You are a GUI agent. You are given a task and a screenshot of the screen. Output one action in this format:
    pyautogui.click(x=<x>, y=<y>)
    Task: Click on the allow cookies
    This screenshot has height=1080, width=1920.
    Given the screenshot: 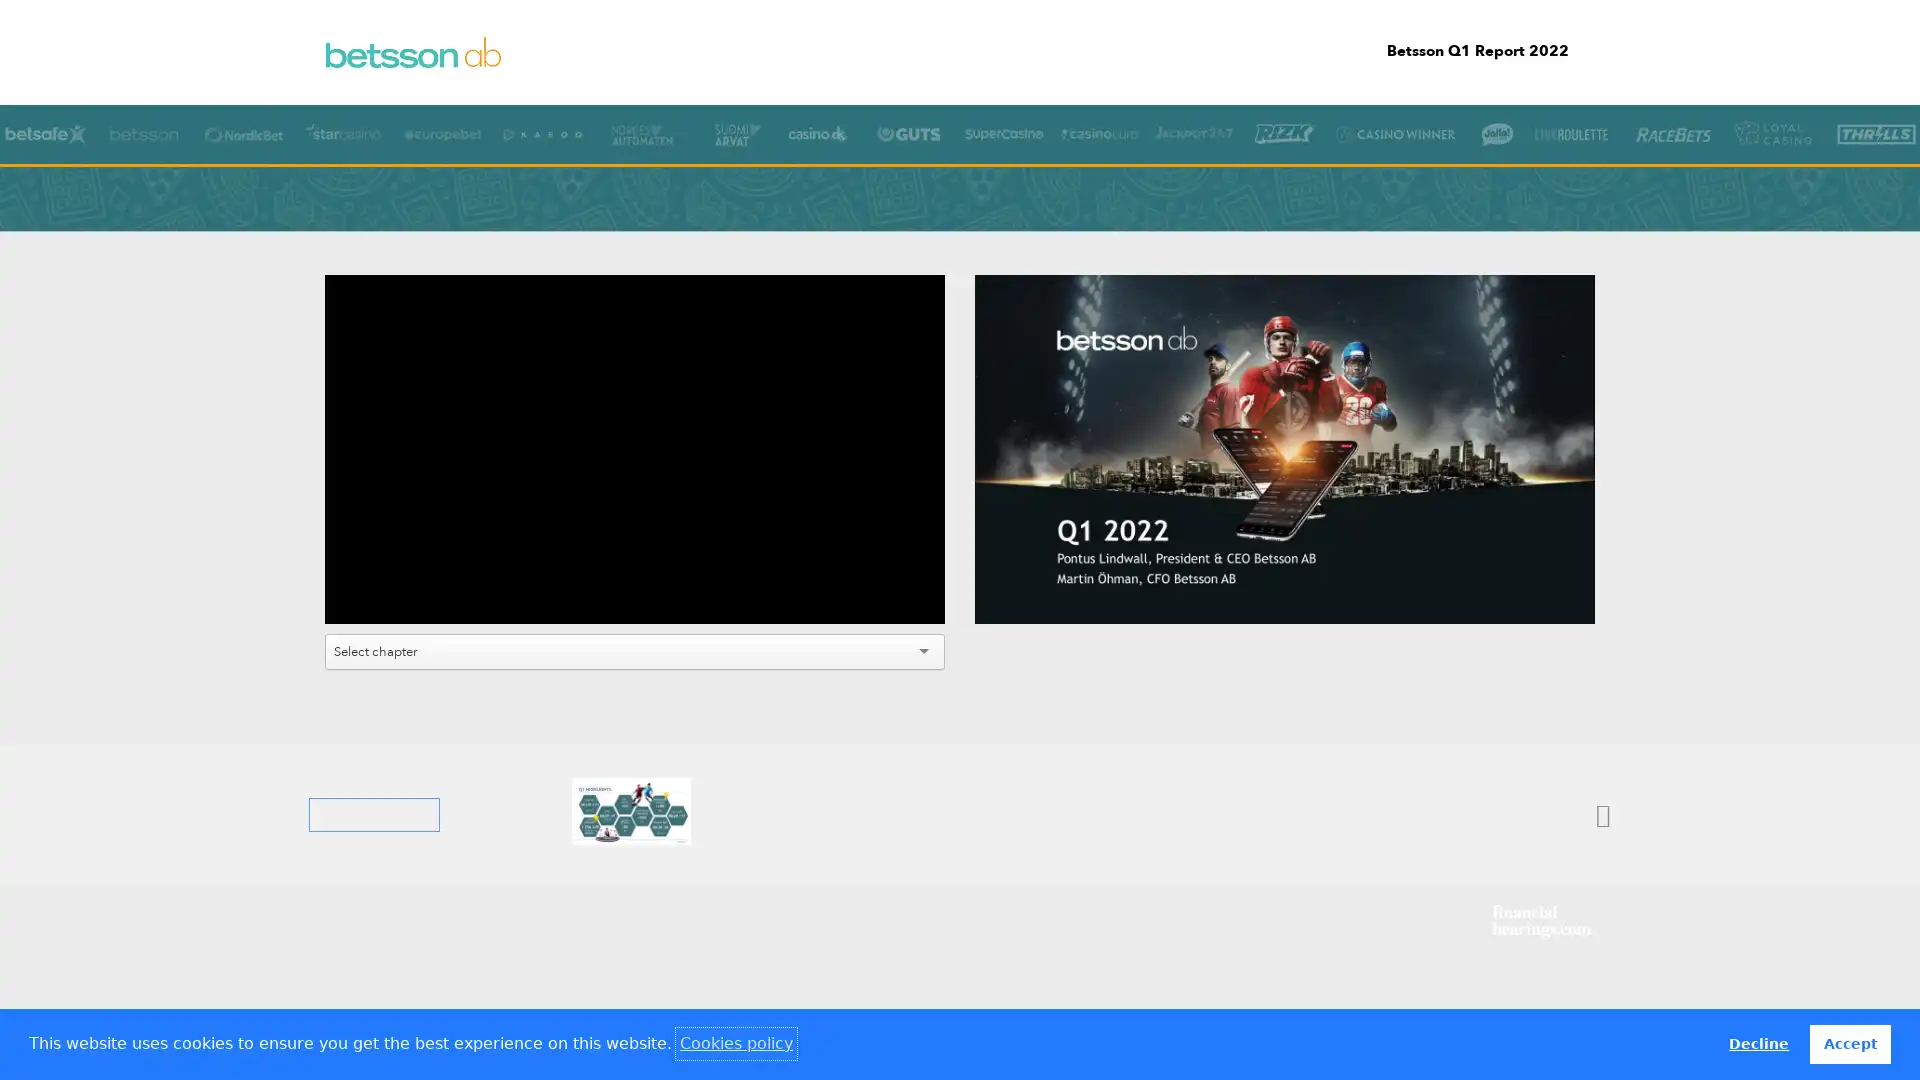 What is the action you would take?
    pyautogui.click(x=1849, y=1043)
    